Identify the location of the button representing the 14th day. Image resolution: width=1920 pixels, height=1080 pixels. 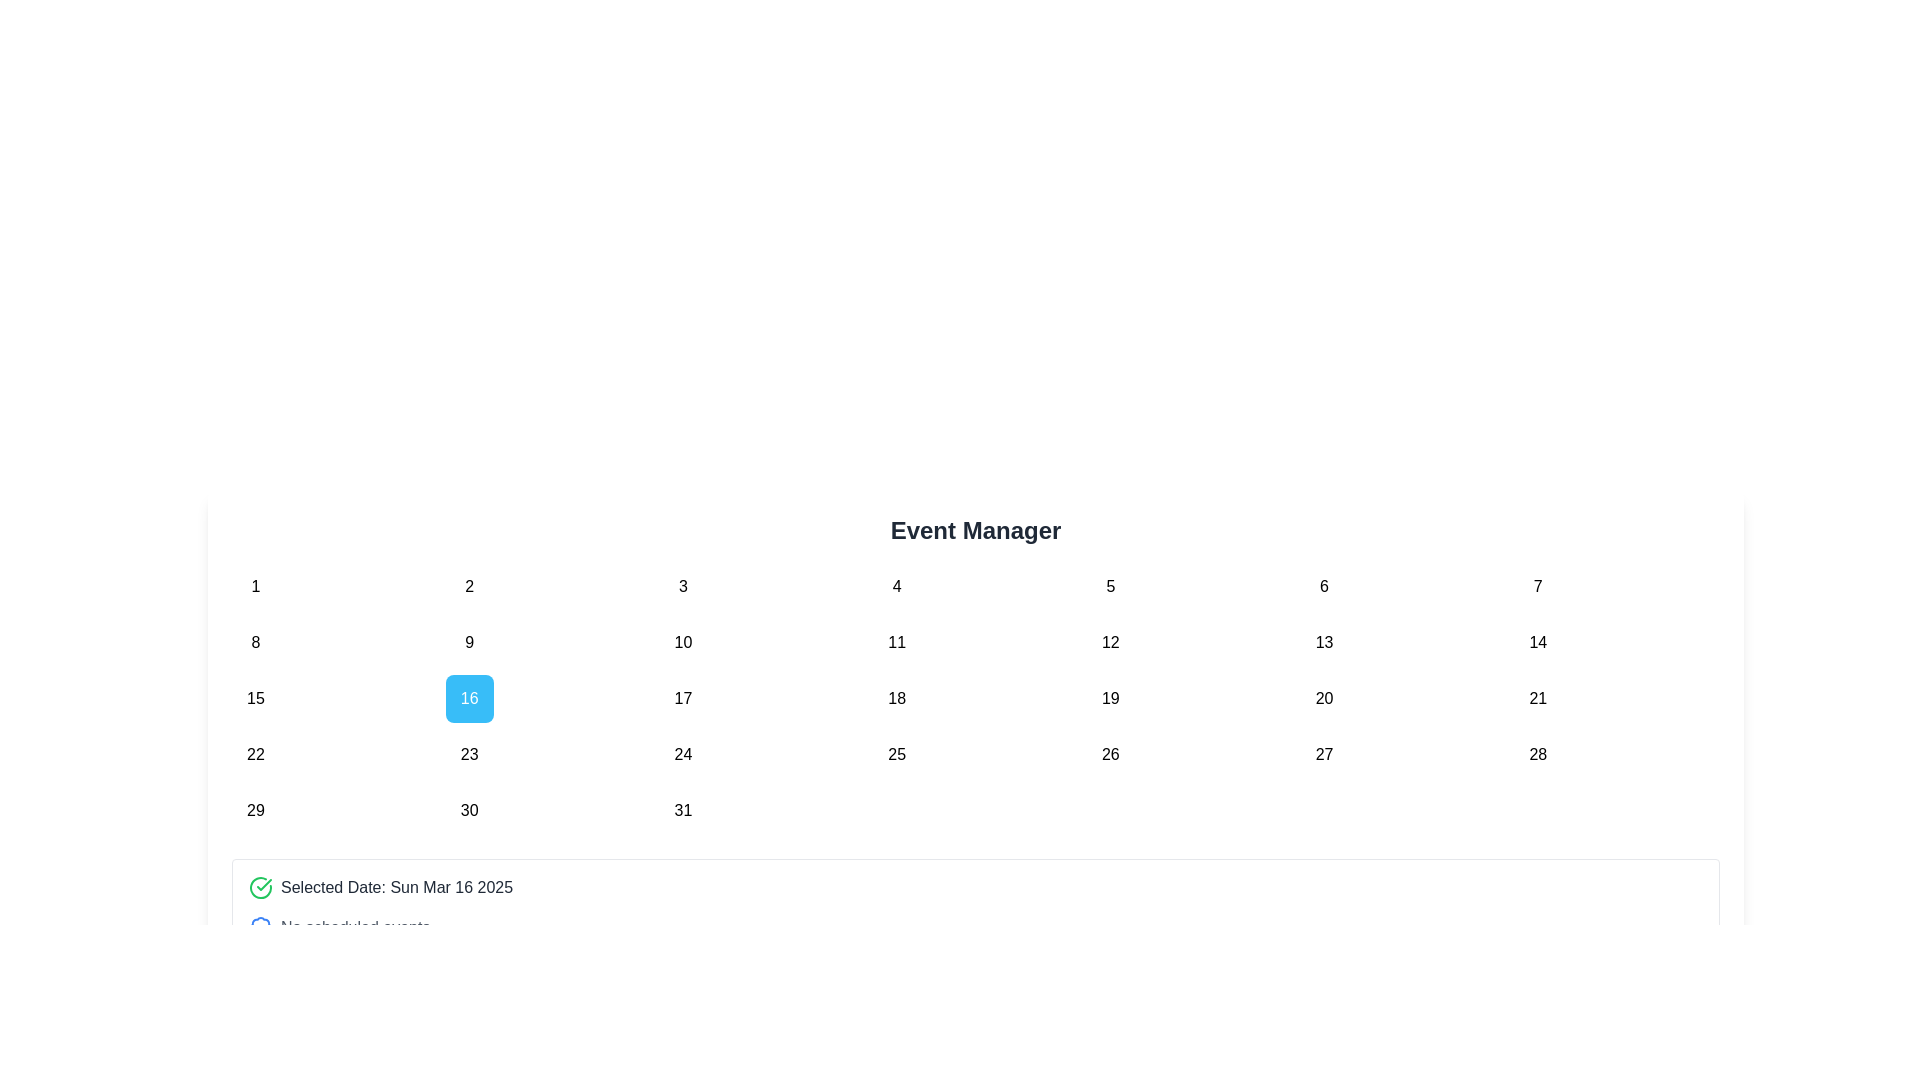
(1536, 643).